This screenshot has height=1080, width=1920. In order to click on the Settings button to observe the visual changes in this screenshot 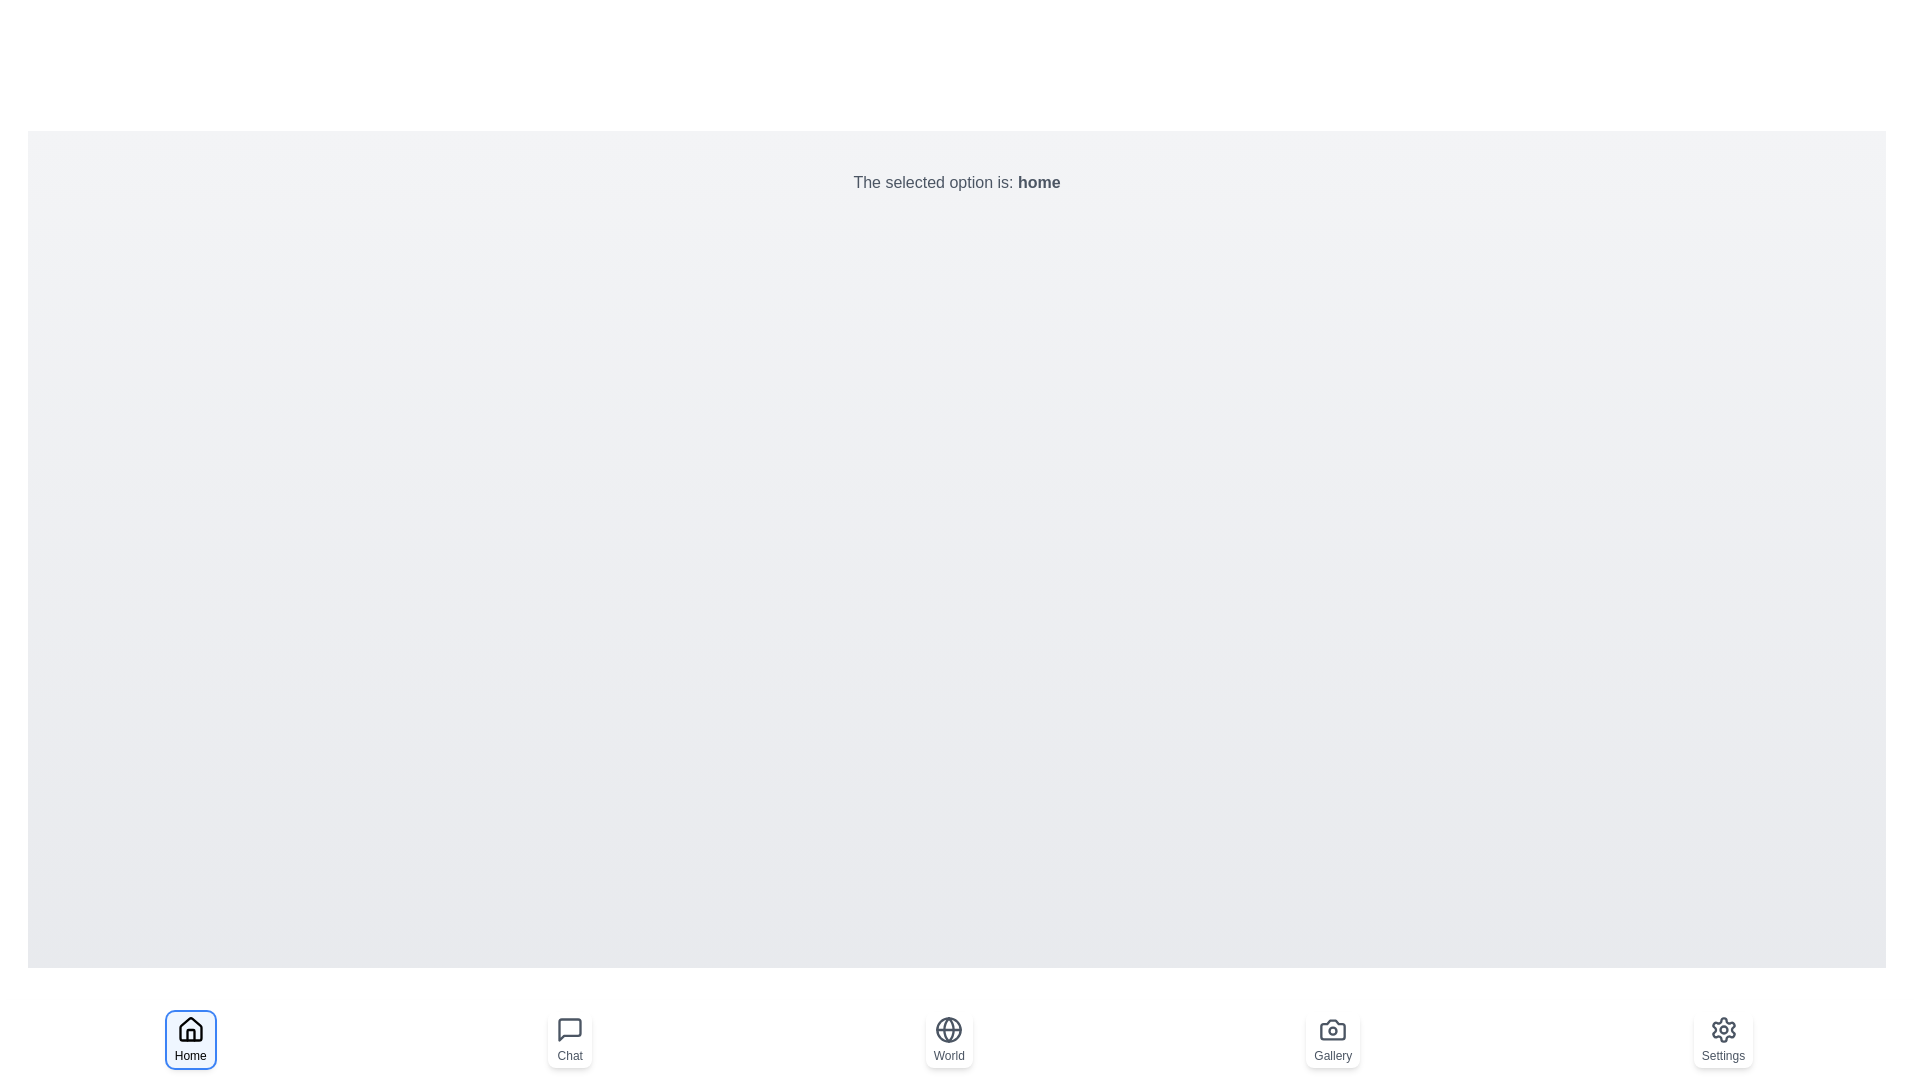, I will do `click(1722, 1039)`.